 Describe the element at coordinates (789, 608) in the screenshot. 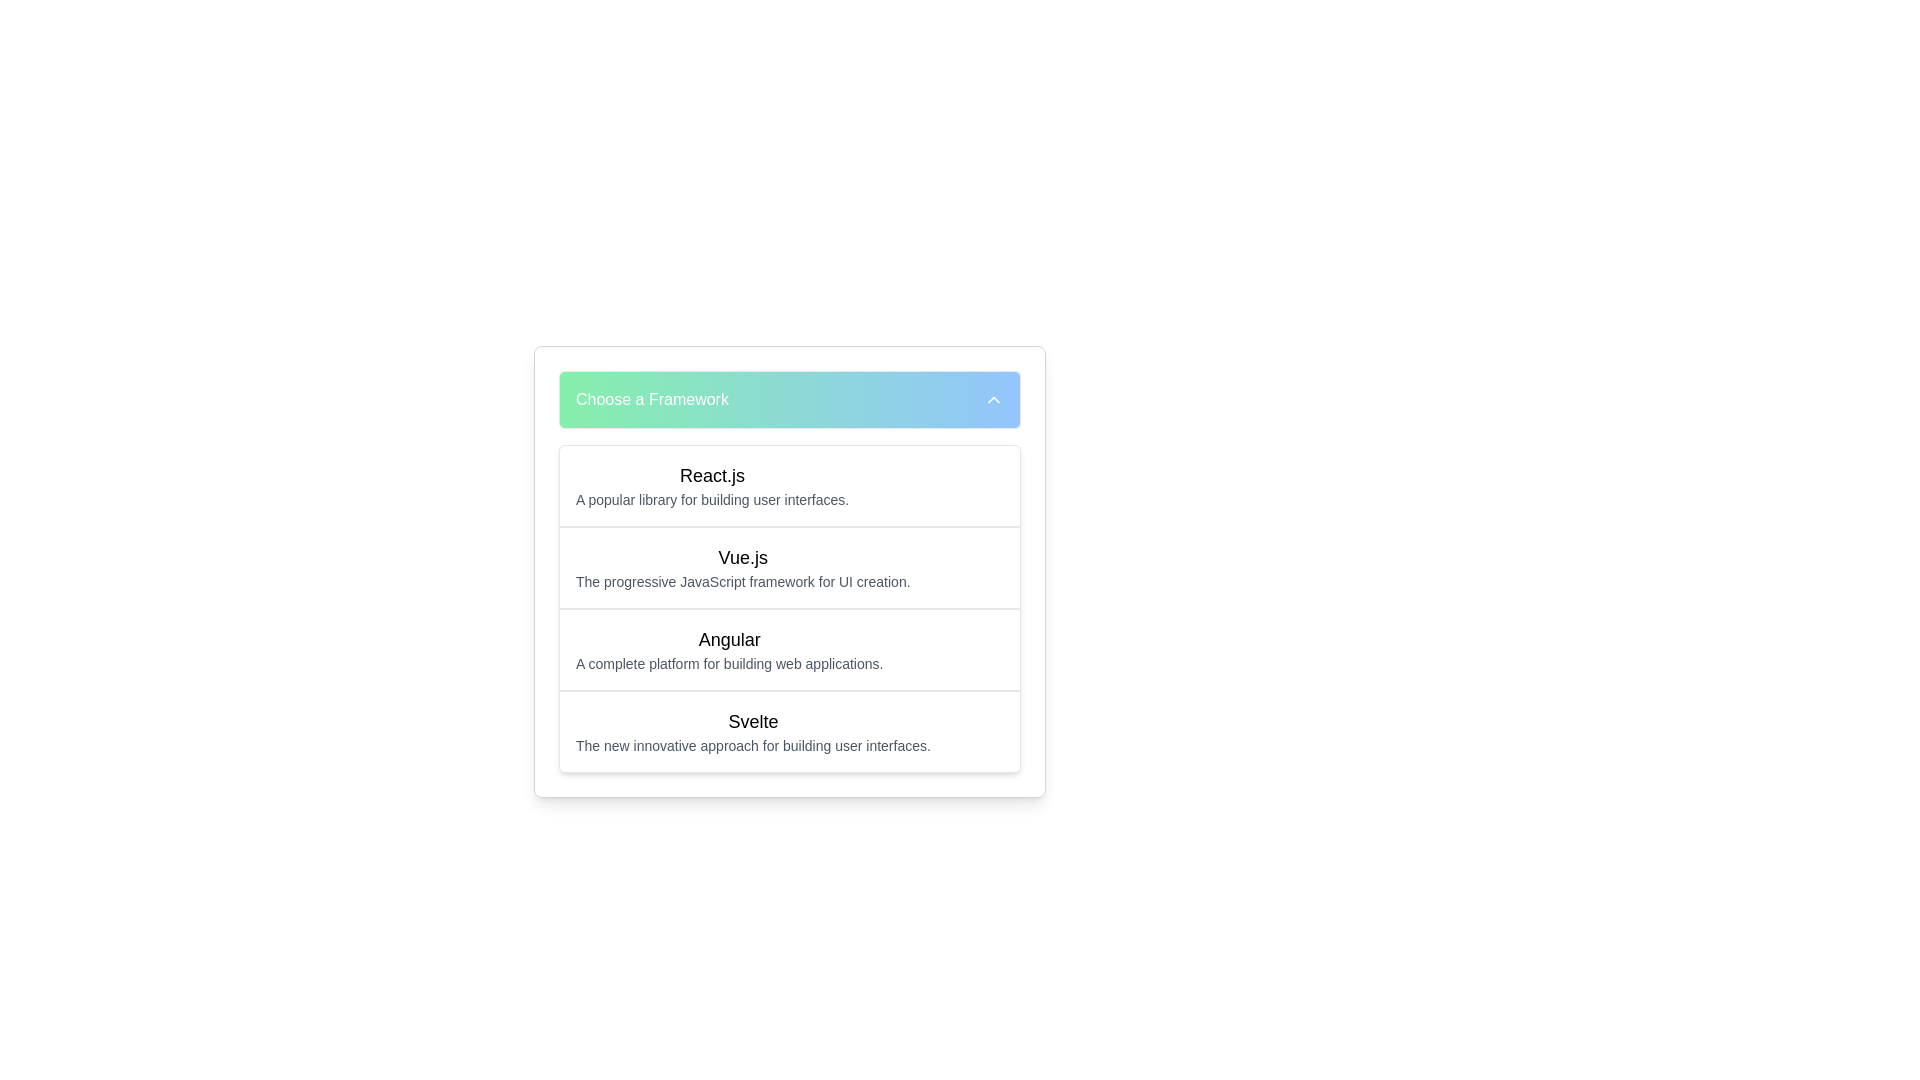

I see `to select the 'Vue.js' option from the list of JavaScript frameworks, which is styled with a white background and rounded borders, located just below the 'Choose a Framework' title` at that location.